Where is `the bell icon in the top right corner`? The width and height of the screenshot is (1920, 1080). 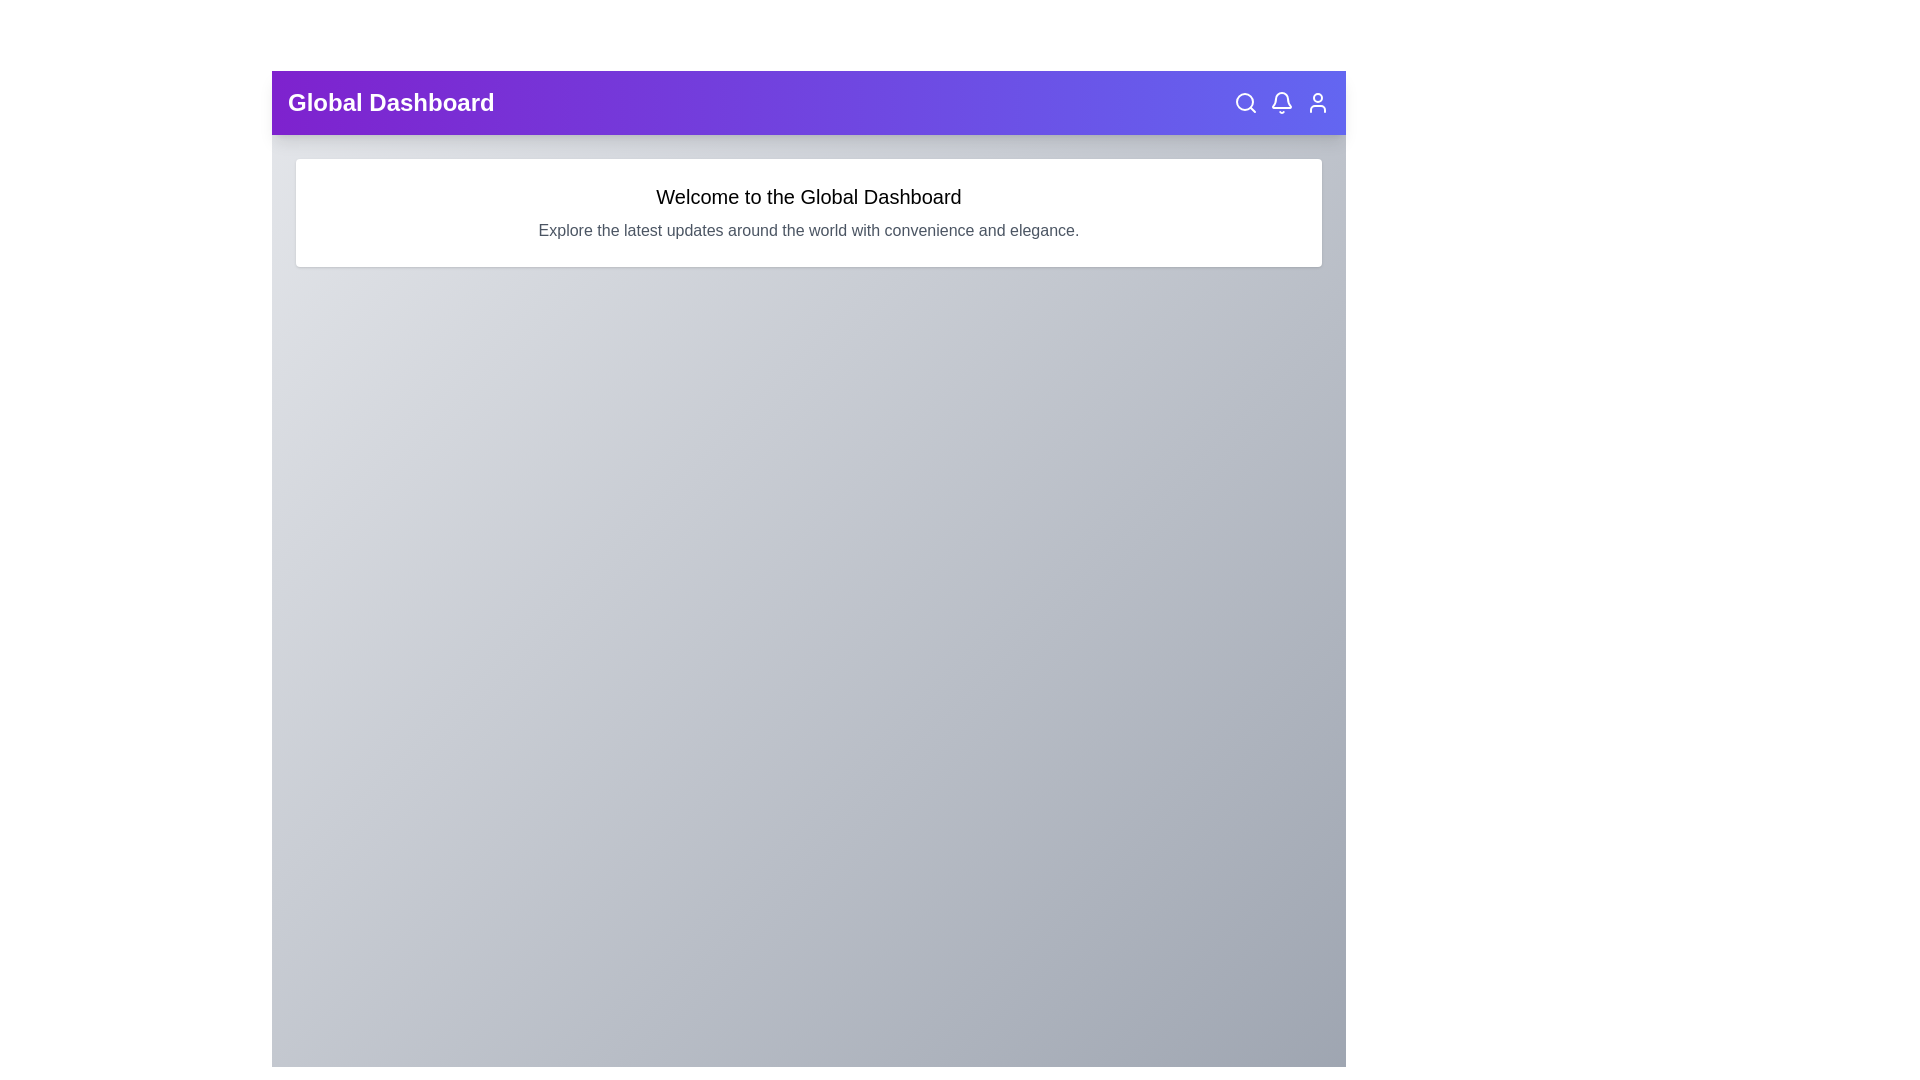 the bell icon in the top right corner is located at coordinates (1281, 103).